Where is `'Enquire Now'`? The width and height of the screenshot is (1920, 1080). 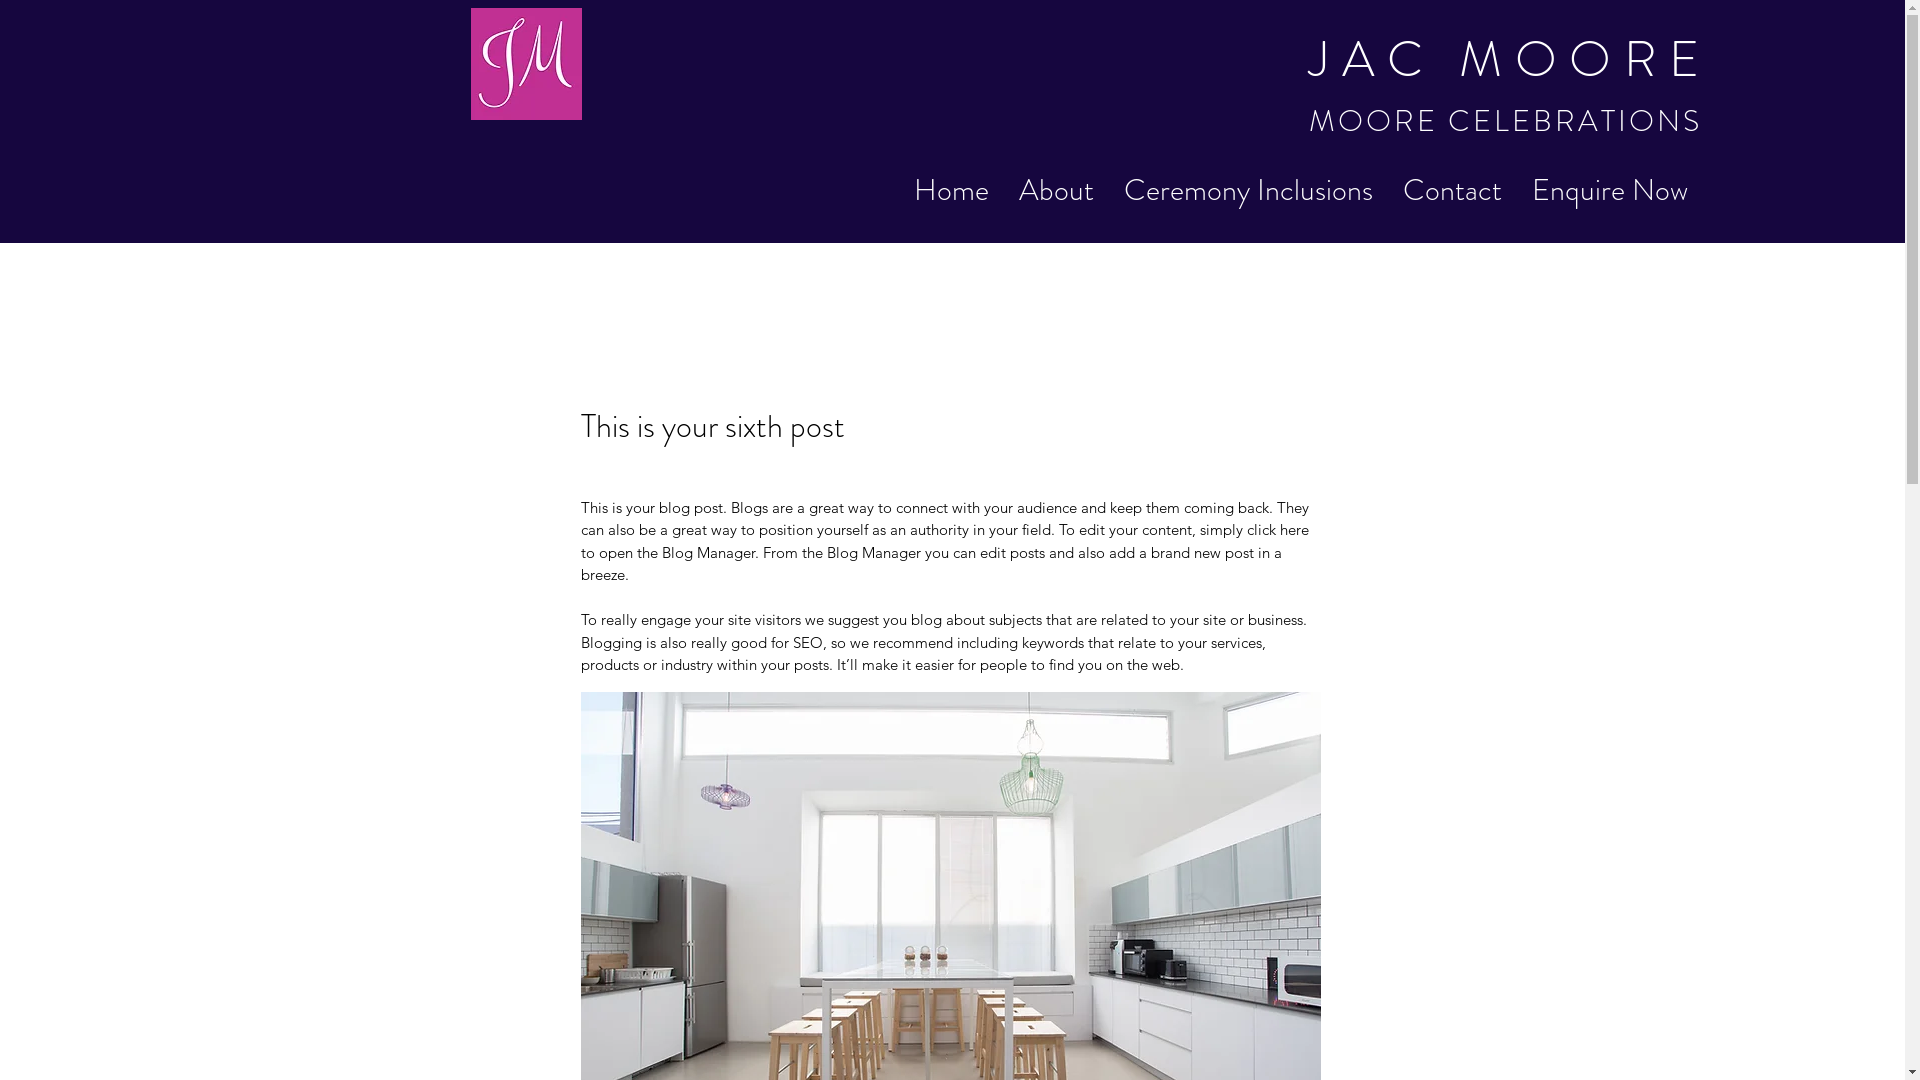
'Enquire Now' is located at coordinates (1609, 190).